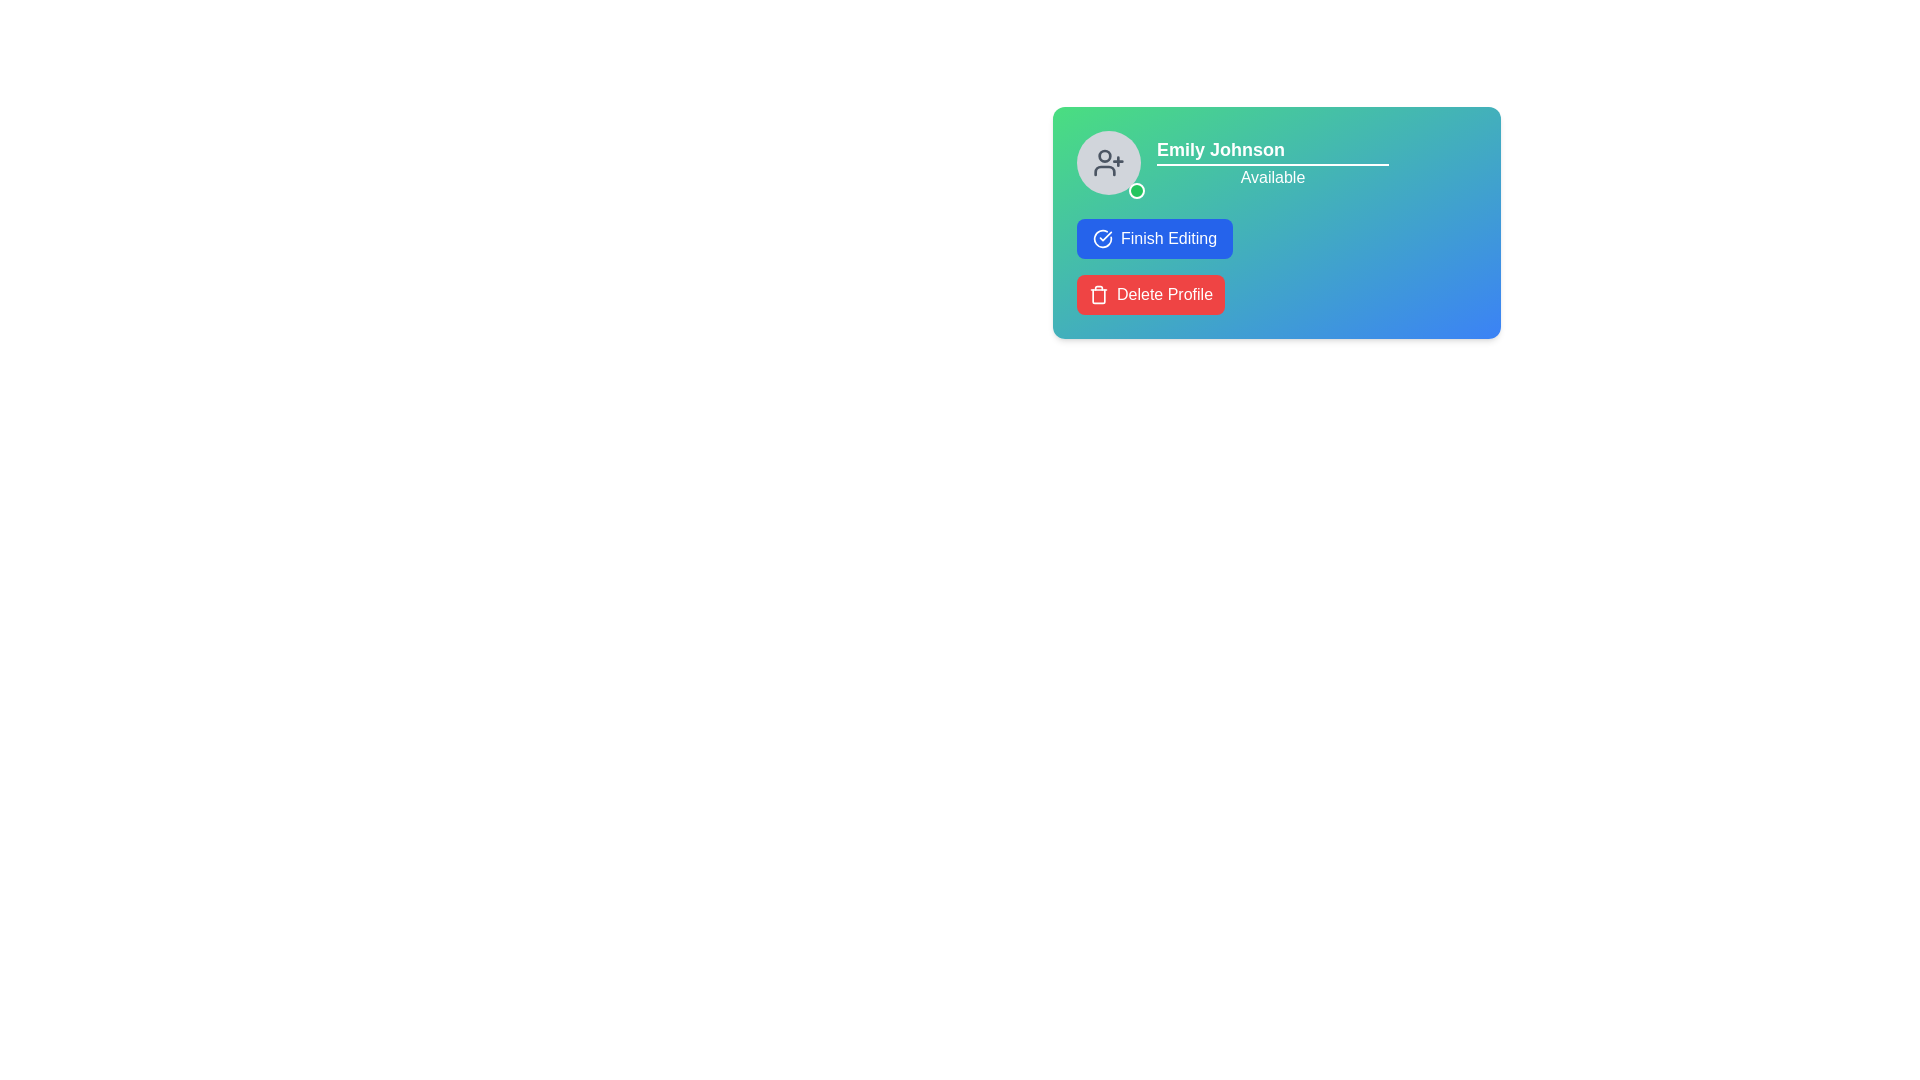 The image size is (1920, 1080). What do you see at coordinates (1103, 154) in the screenshot?
I see `the small gray circle that is part of the user profile icon in the top left corner of the card` at bounding box center [1103, 154].